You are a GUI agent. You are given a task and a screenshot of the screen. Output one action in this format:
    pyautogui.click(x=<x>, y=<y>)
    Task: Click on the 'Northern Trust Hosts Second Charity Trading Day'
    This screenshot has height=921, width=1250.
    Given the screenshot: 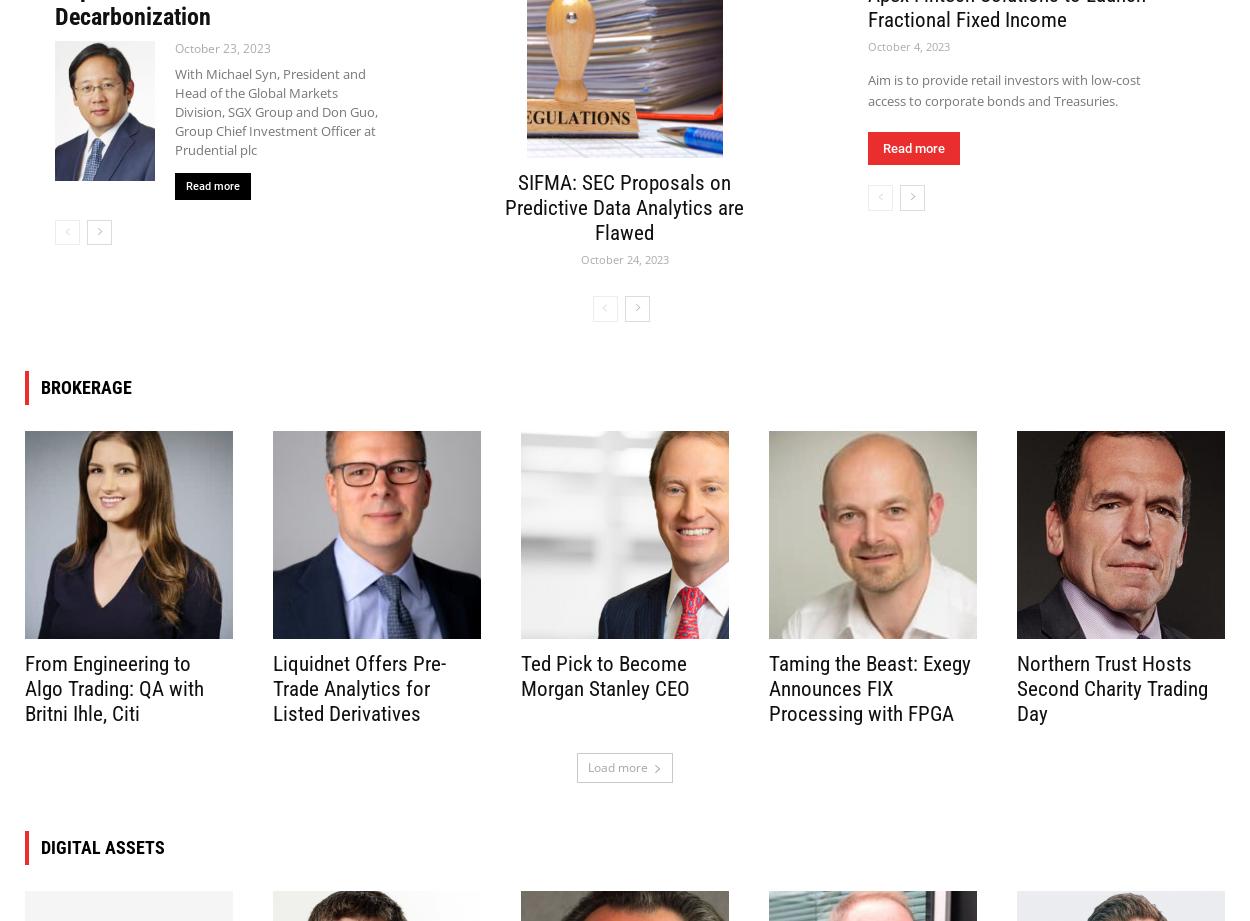 What is the action you would take?
    pyautogui.click(x=1111, y=687)
    